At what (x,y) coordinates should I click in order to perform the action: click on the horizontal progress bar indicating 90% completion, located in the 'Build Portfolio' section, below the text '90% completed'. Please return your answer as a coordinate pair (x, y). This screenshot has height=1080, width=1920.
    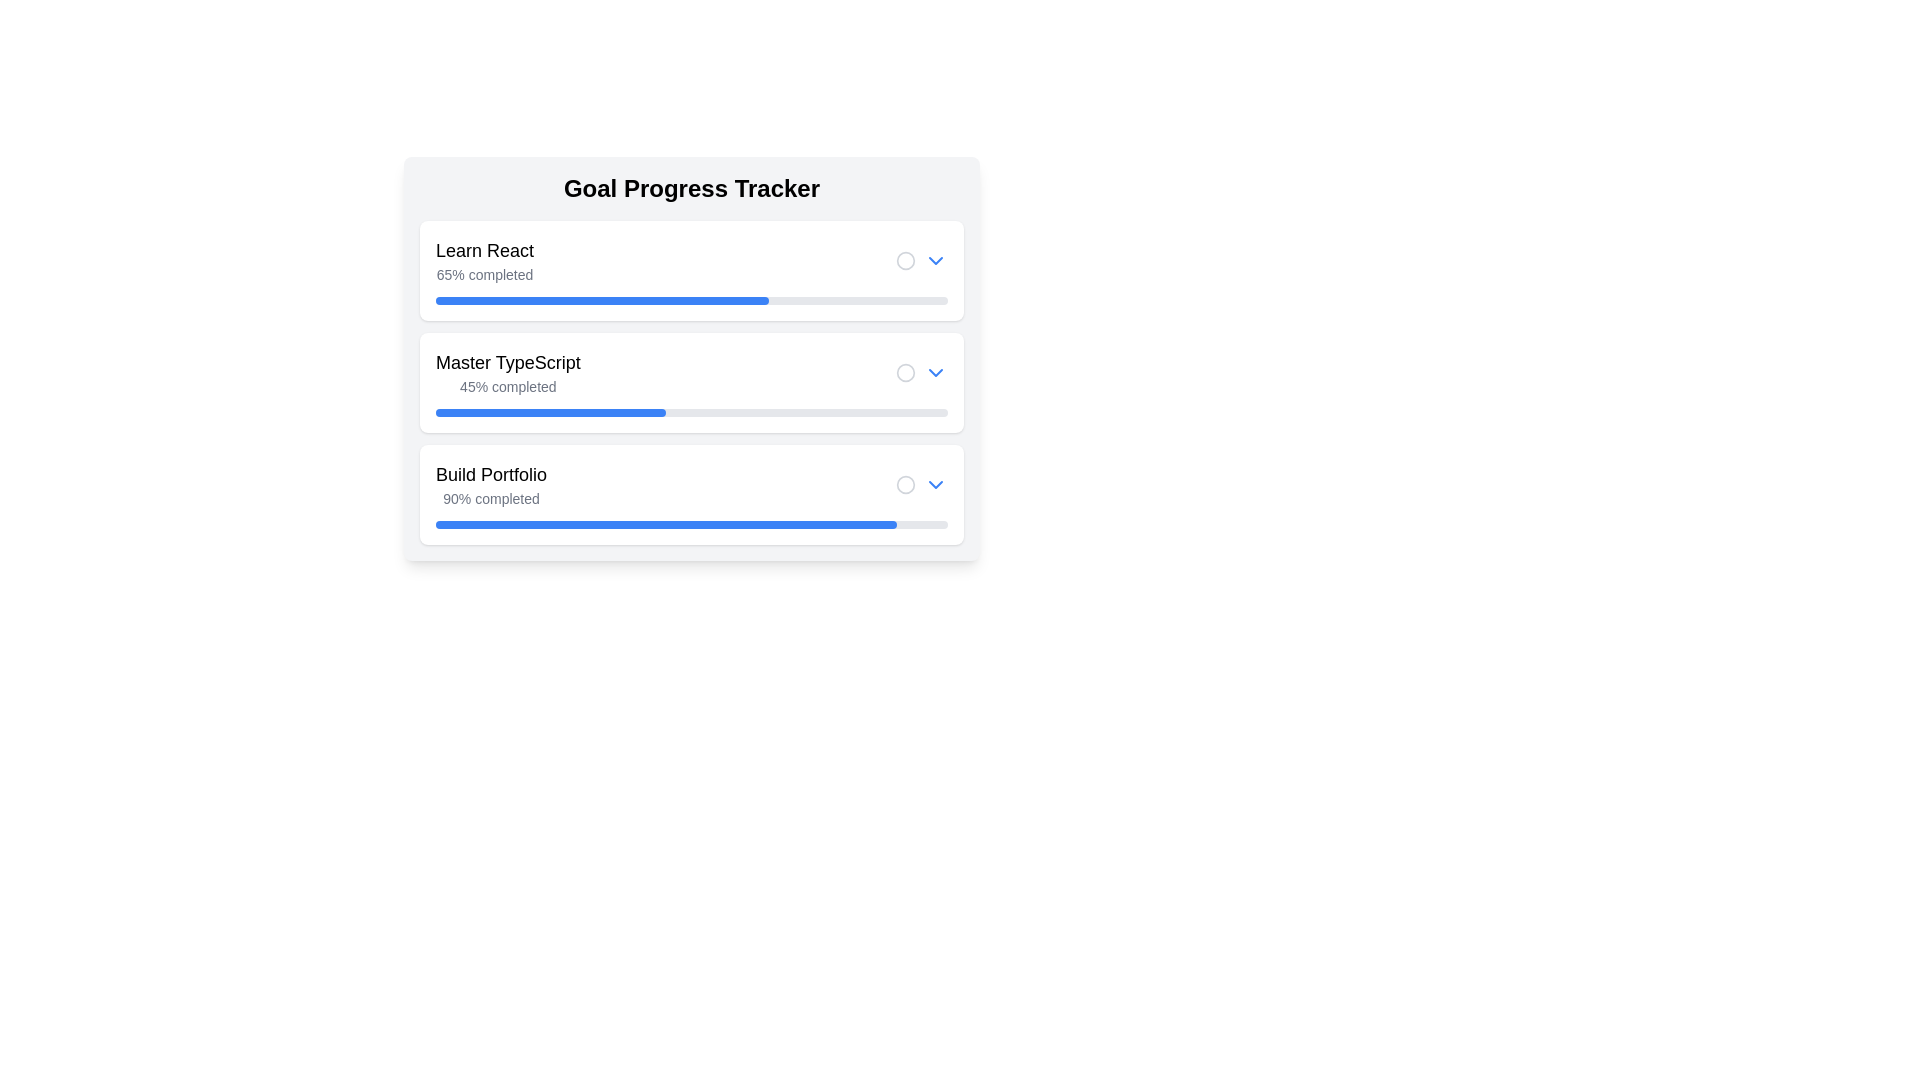
    Looking at the image, I should click on (691, 523).